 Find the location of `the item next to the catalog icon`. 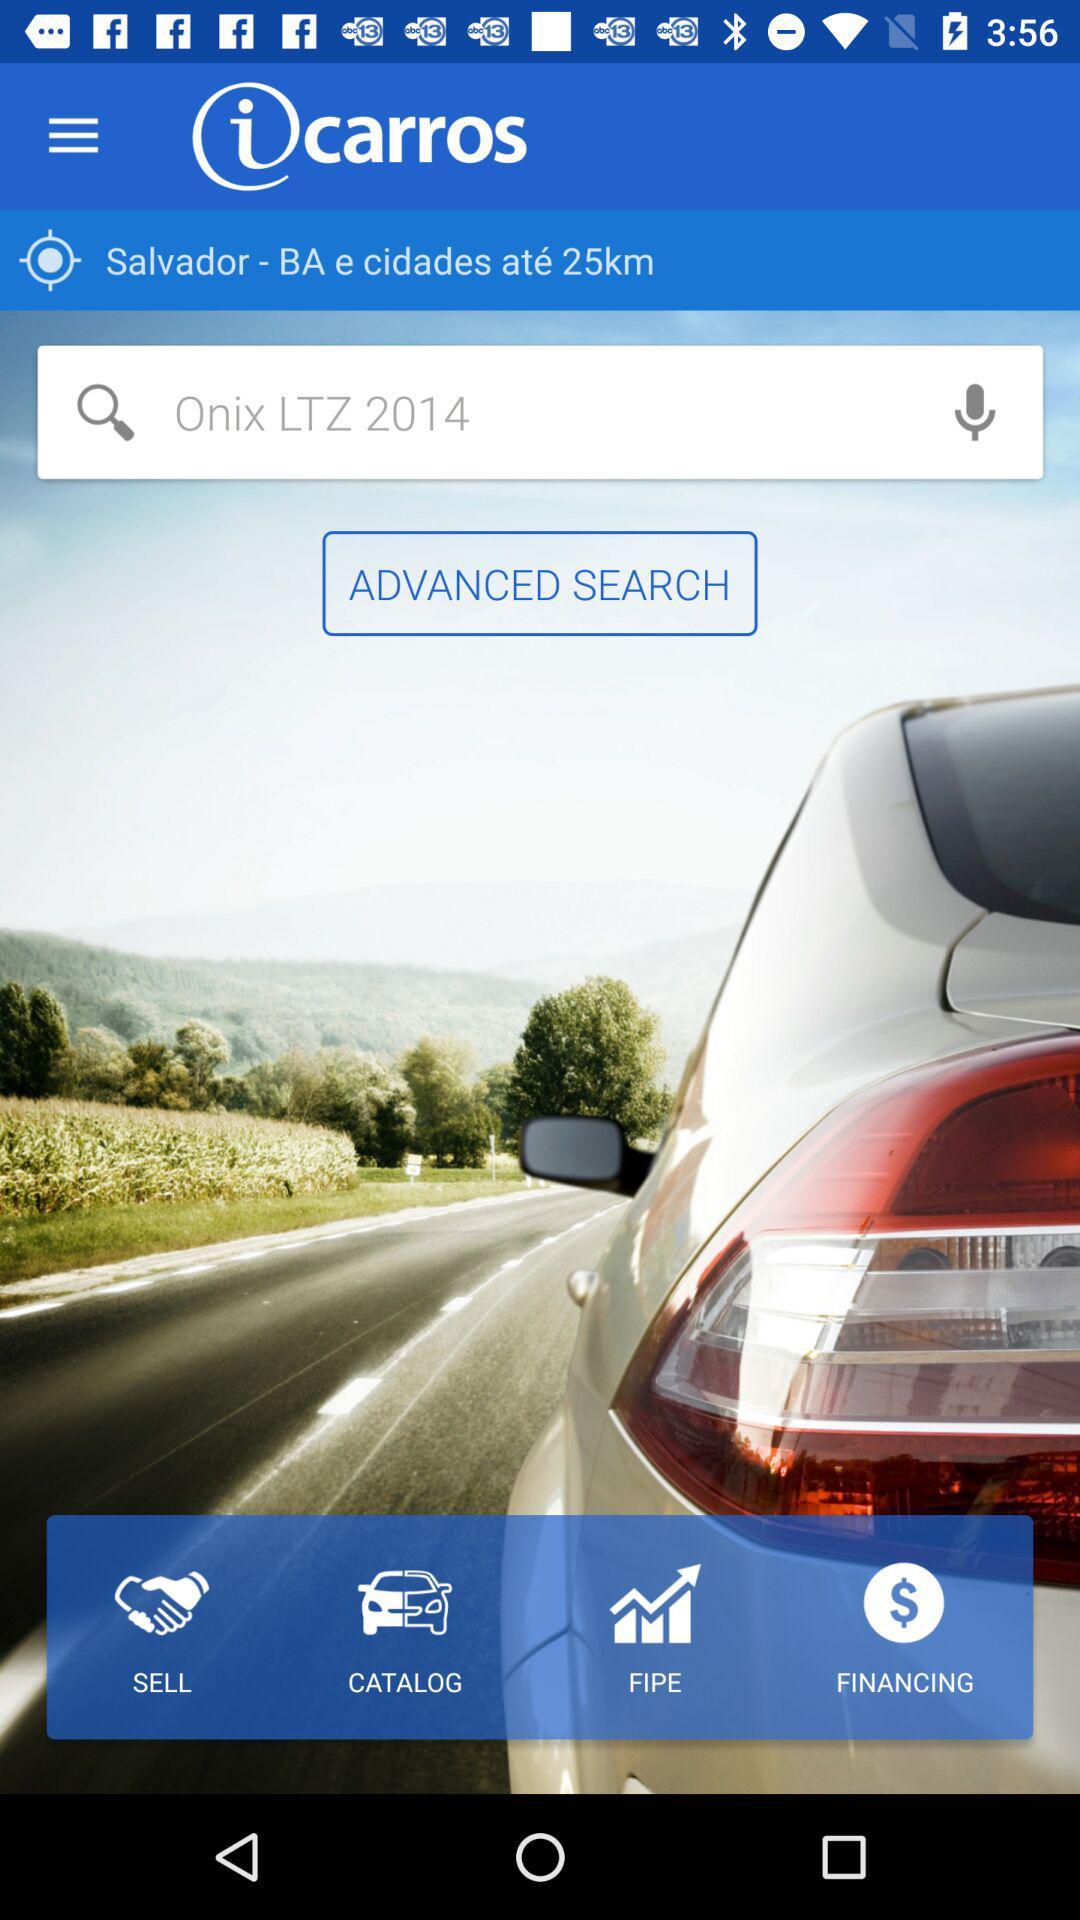

the item next to the catalog icon is located at coordinates (161, 1627).